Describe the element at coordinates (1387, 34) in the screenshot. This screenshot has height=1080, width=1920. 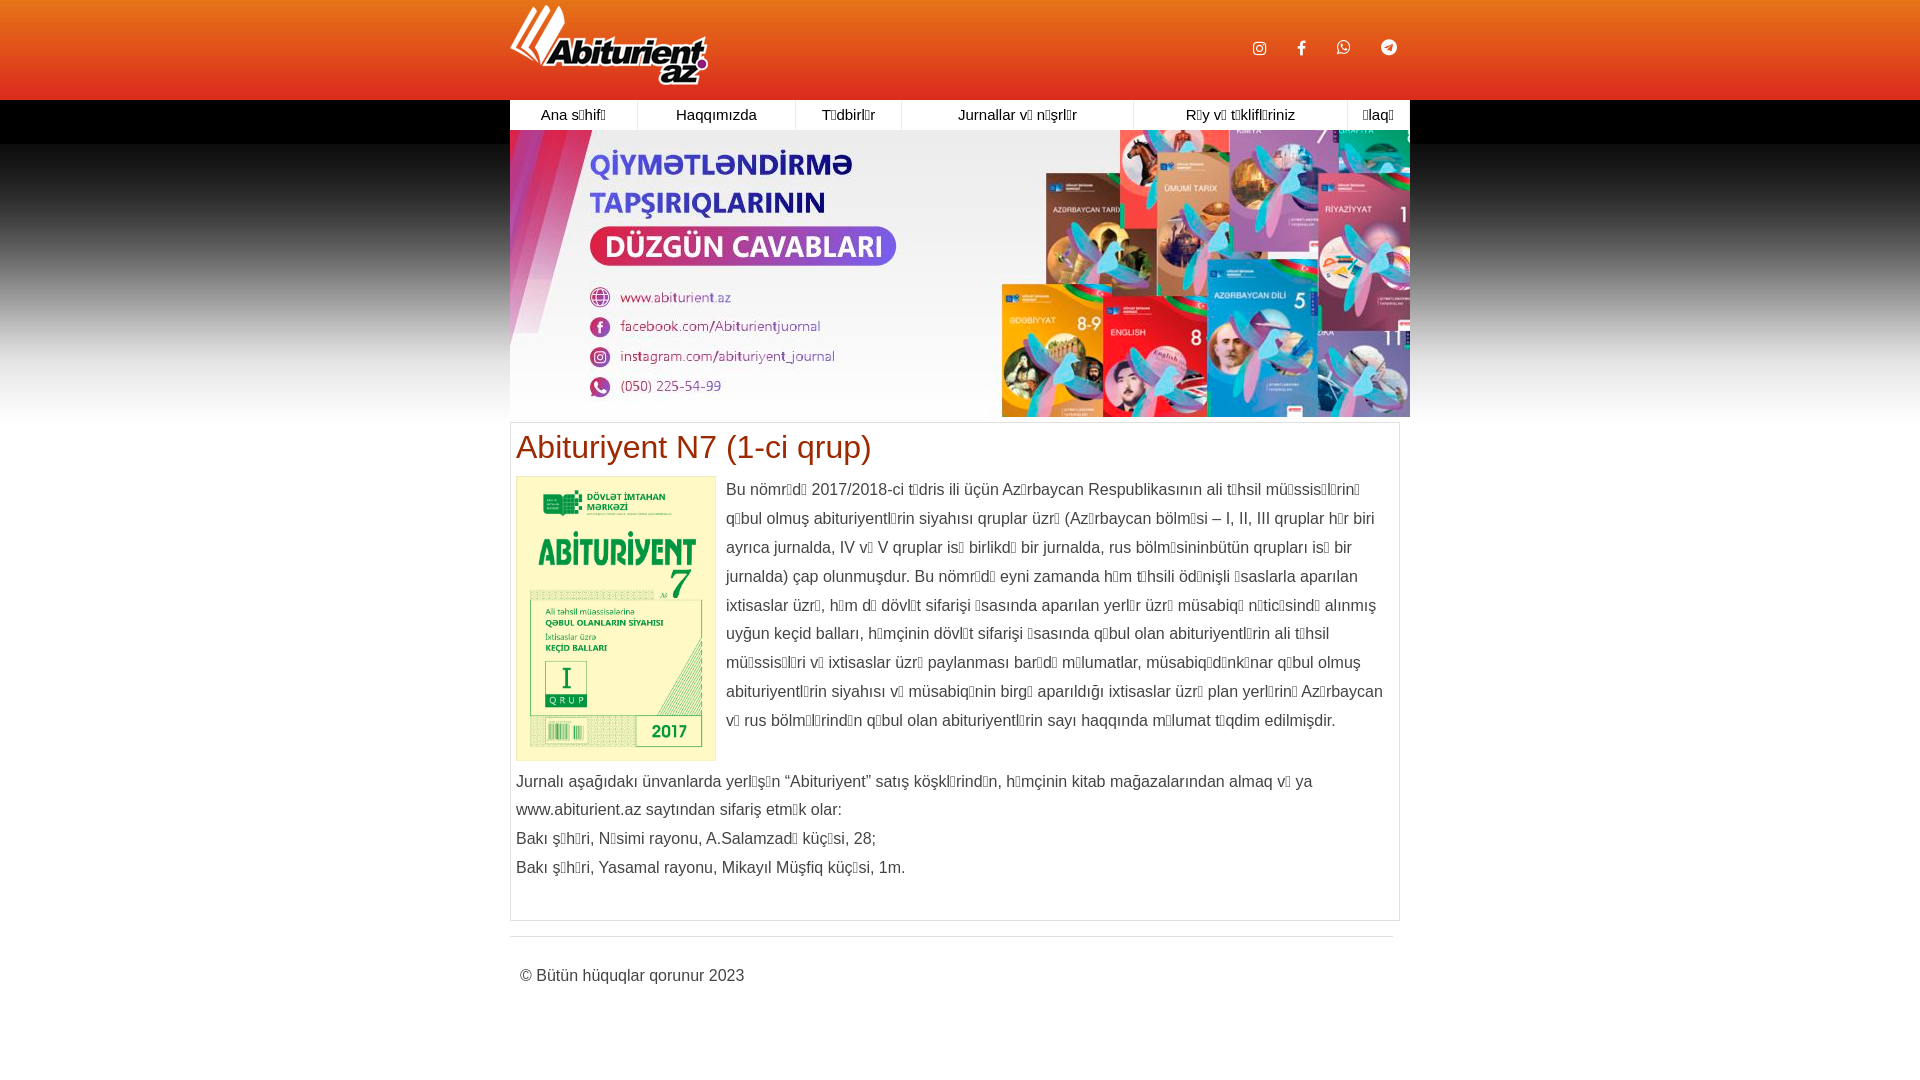
I see `'Telegram'` at that location.